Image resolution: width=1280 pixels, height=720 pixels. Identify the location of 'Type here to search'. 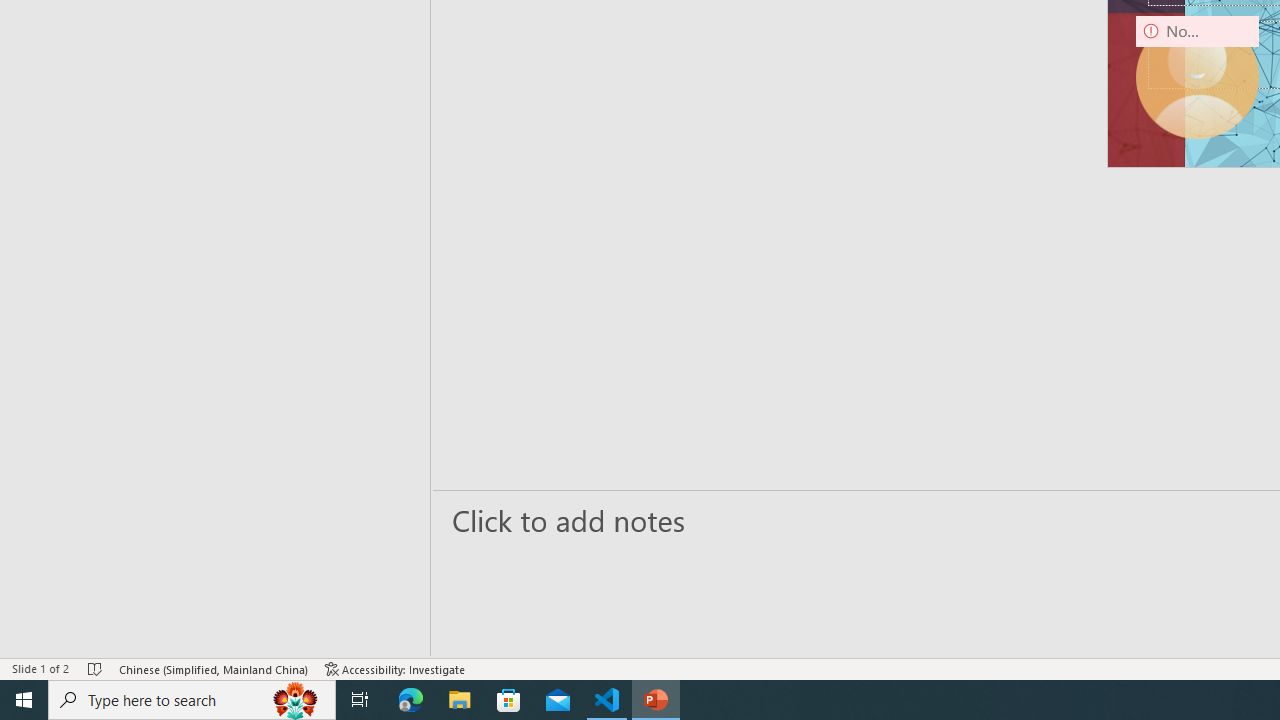
(192, 698).